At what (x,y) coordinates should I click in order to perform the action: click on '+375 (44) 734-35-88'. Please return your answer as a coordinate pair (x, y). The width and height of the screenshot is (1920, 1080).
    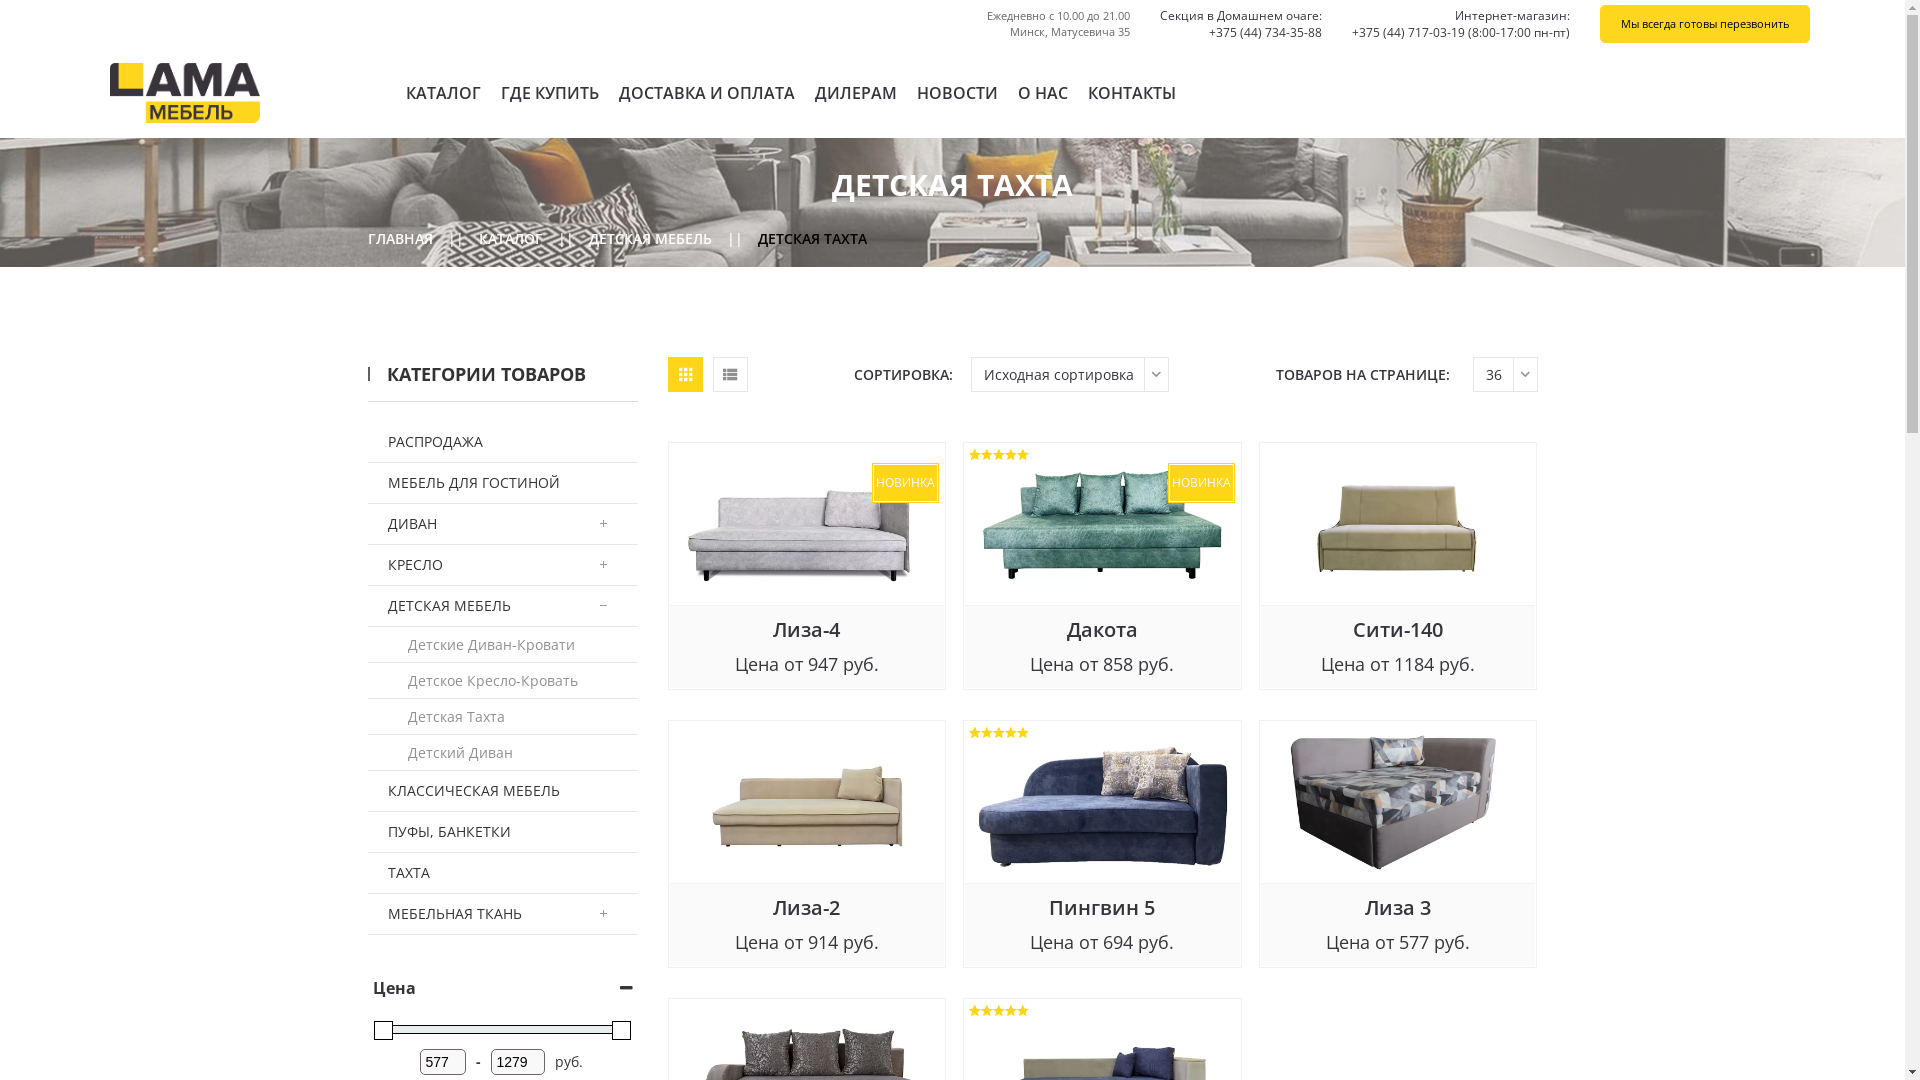
    Looking at the image, I should click on (1208, 32).